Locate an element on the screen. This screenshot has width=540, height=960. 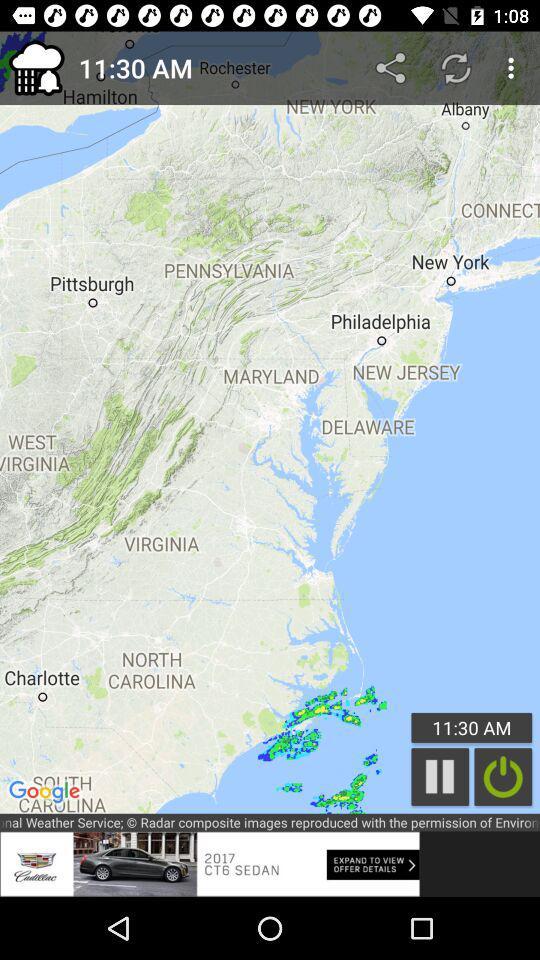
opens up advertisement is located at coordinates (209, 863).